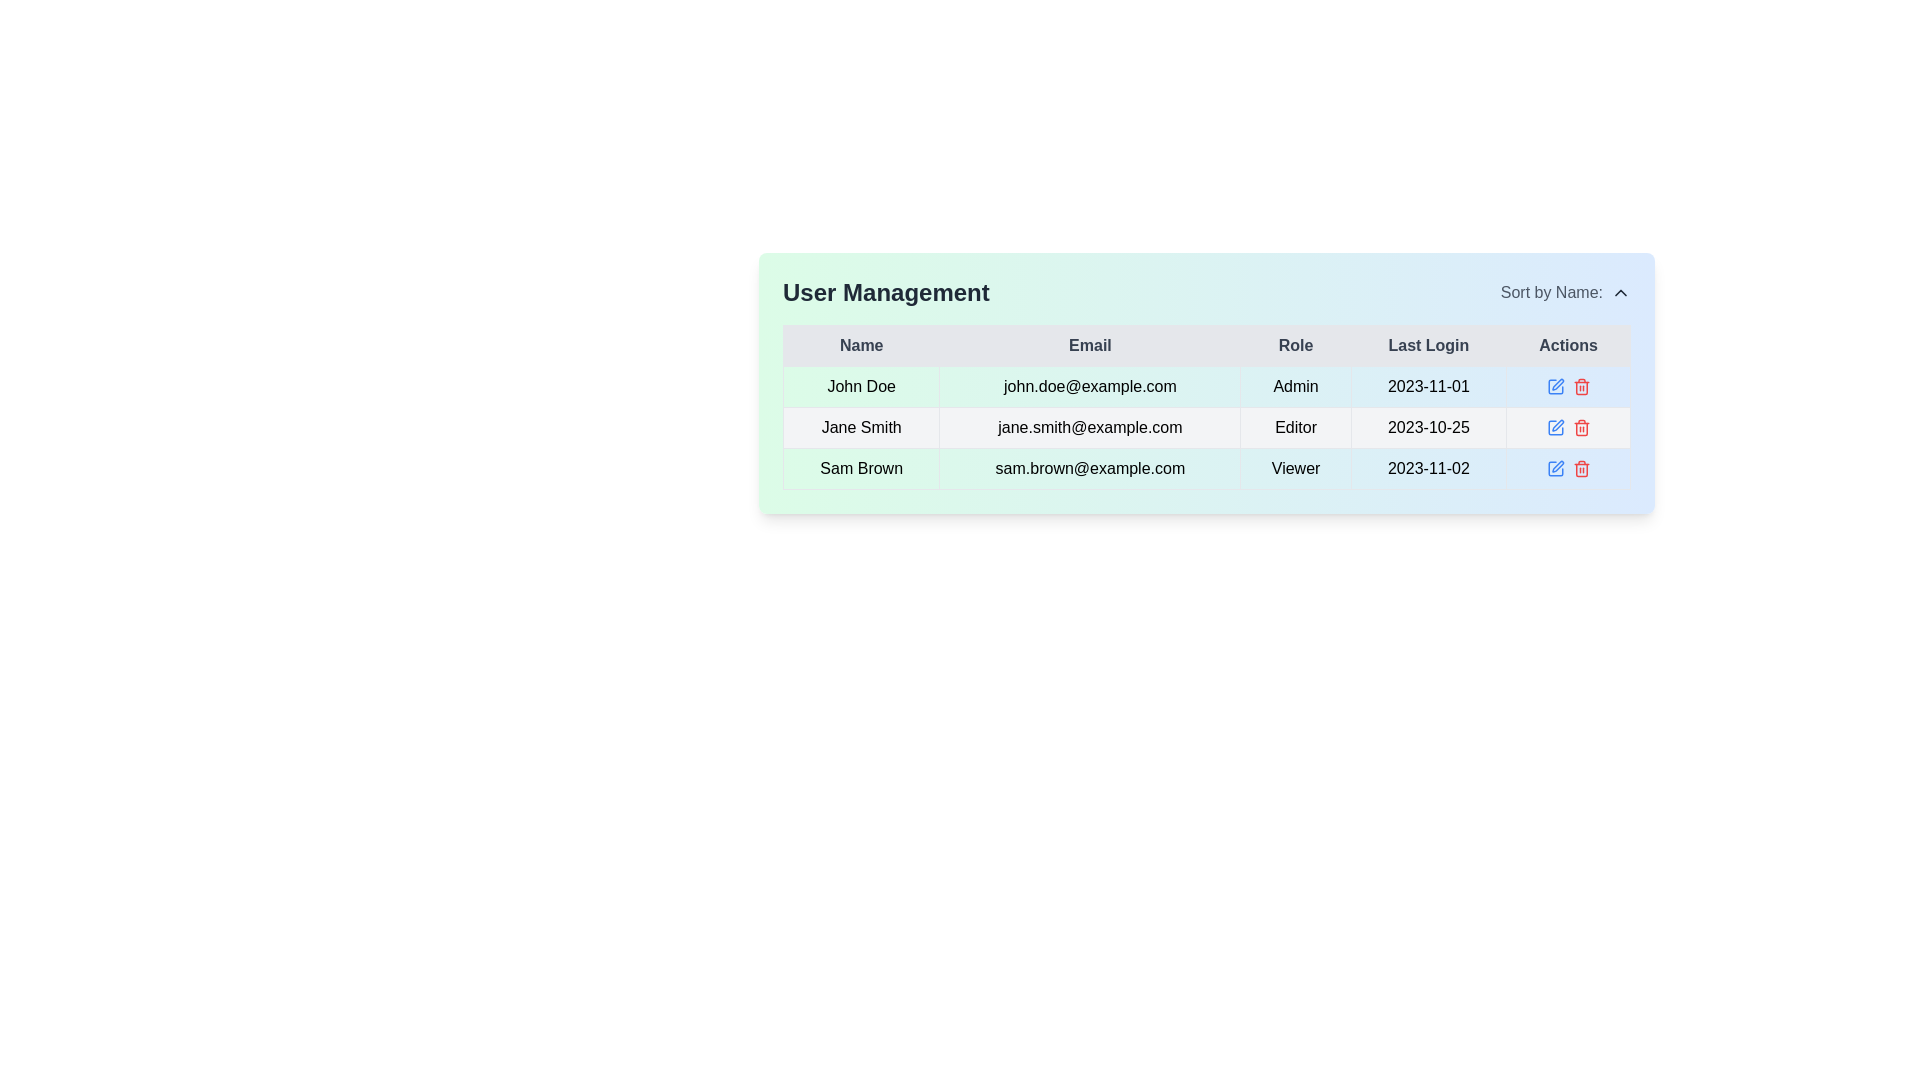 The image size is (1920, 1080). Describe the element at coordinates (1205, 427) in the screenshot. I see `the second row of the user management table, which contains 'Jane Smith', 'jane.smith@example.com', 'Editor', and '2023-10-25'` at that location.